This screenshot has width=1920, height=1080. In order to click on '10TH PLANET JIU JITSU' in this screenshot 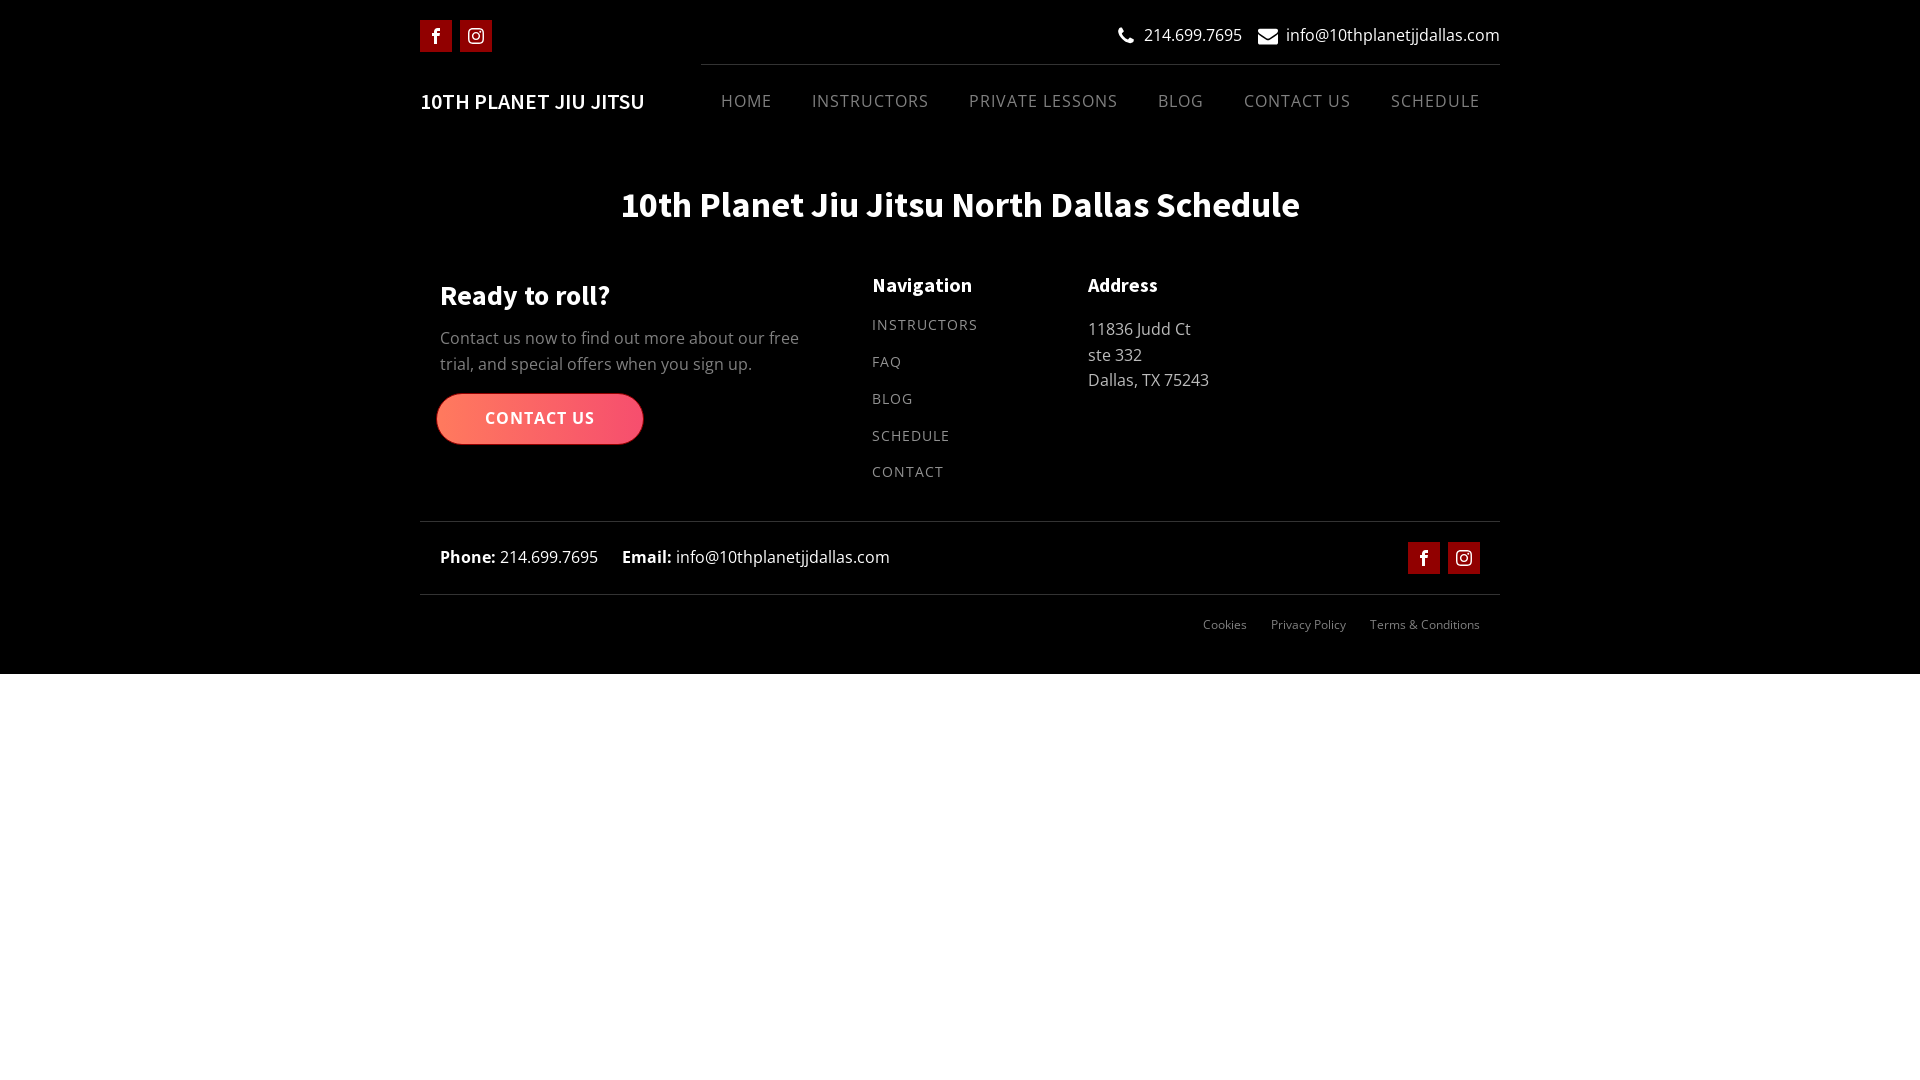, I will do `click(532, 101)`.